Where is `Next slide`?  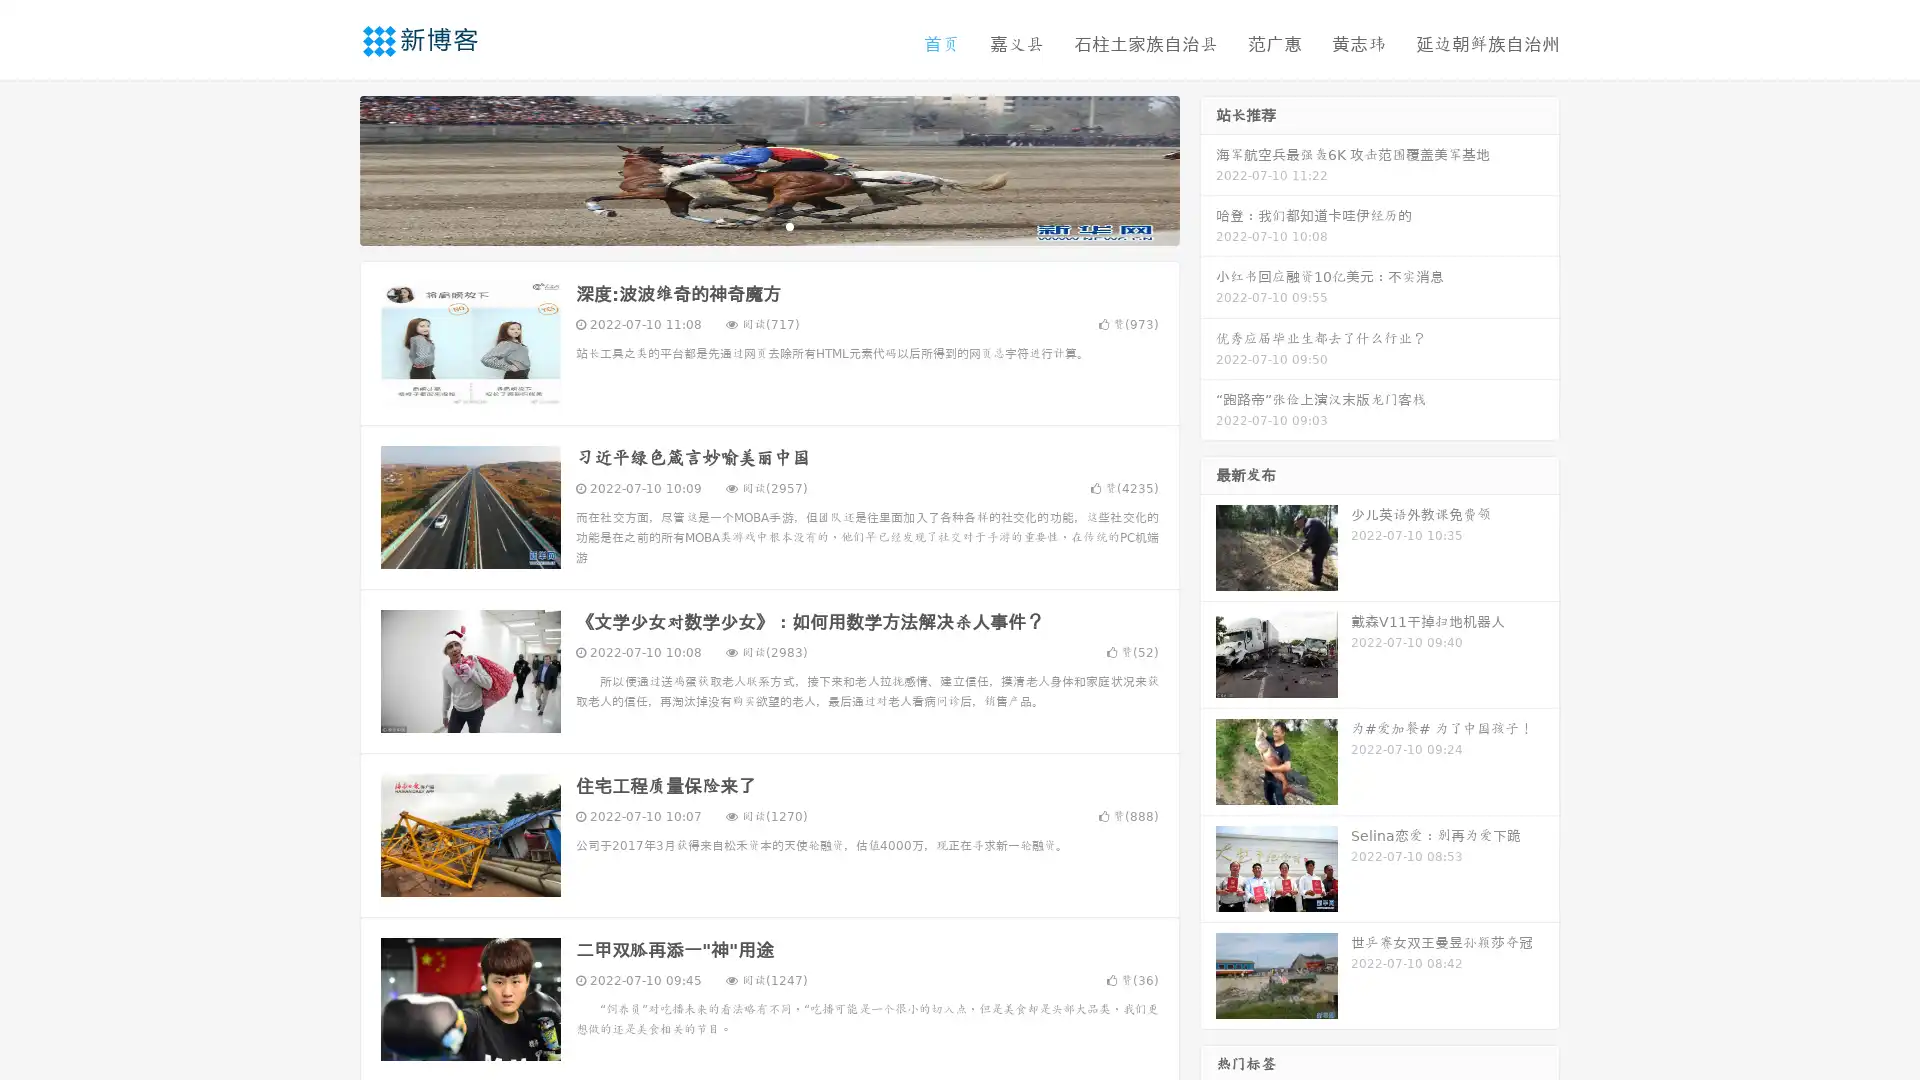
Next slide is located at coordinates (1208, 168).